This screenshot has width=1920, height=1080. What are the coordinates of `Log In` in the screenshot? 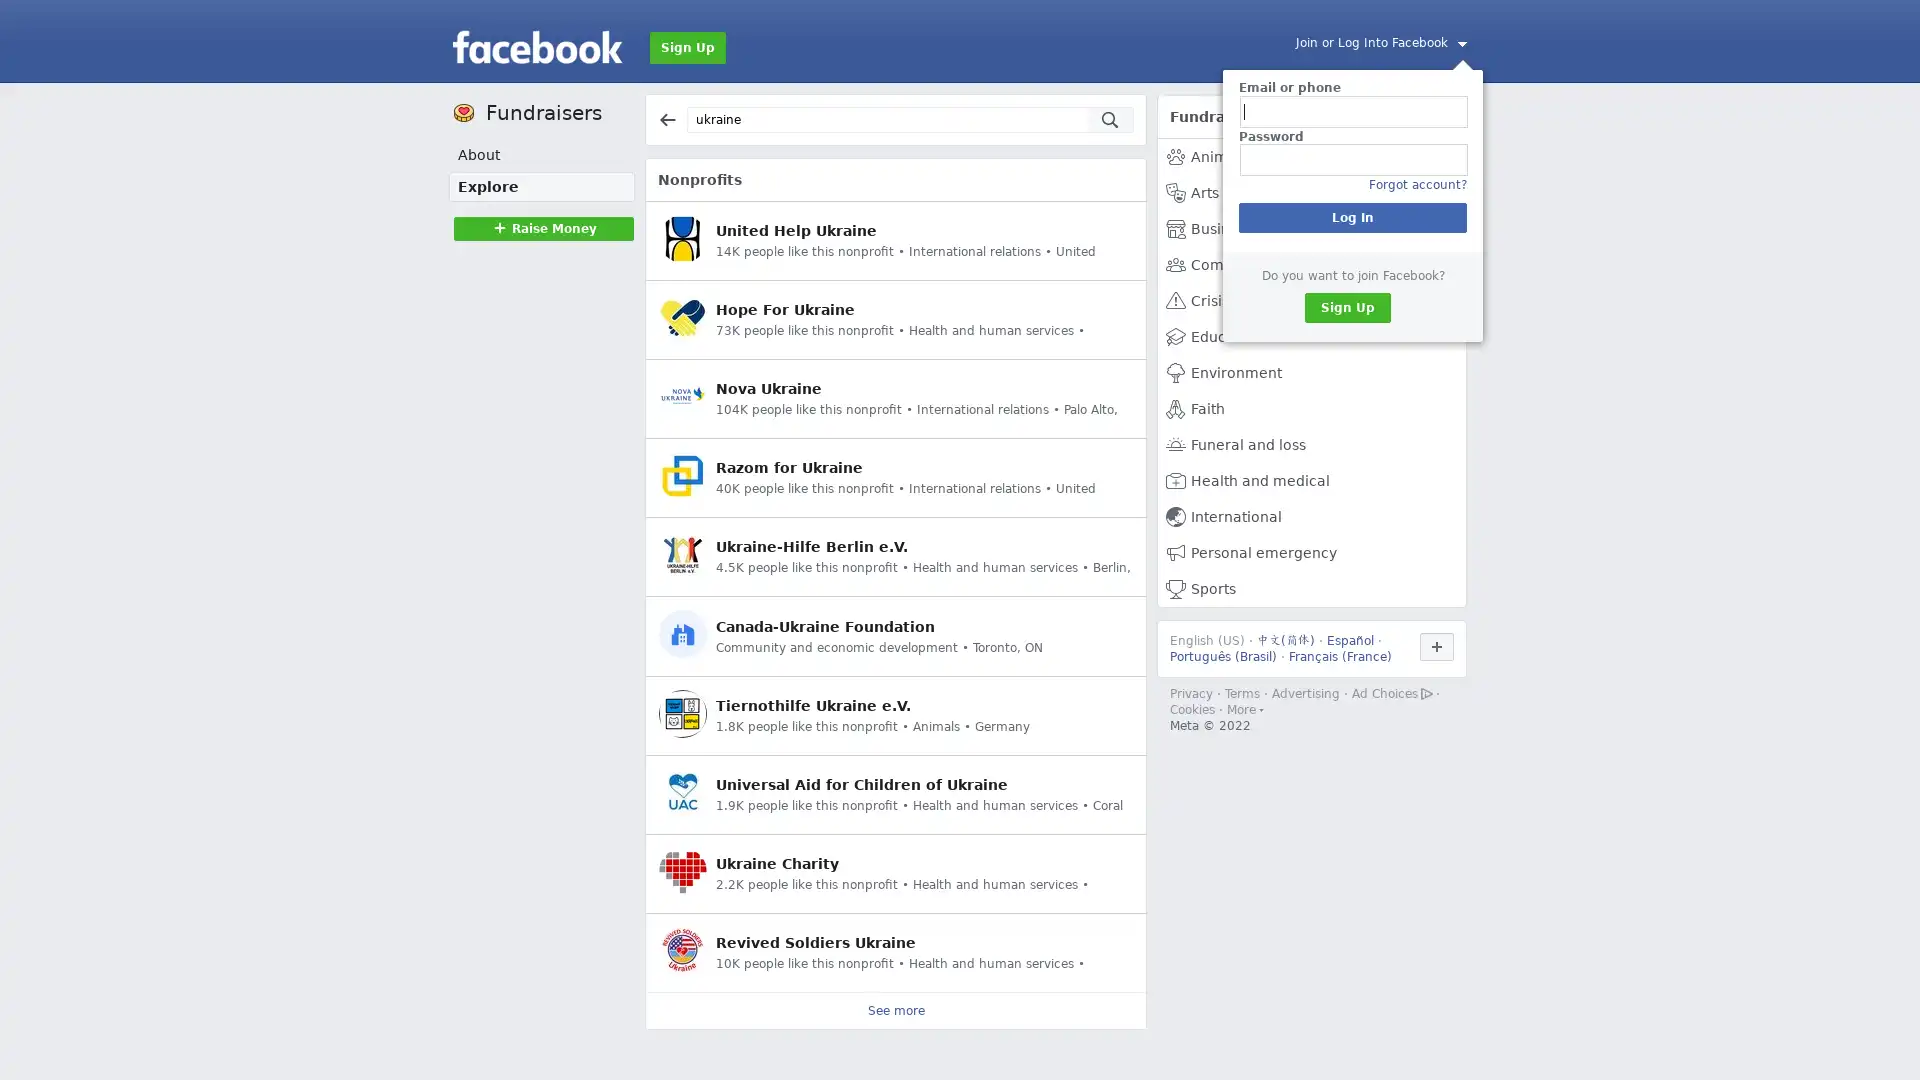 It's located at (1353, 218).